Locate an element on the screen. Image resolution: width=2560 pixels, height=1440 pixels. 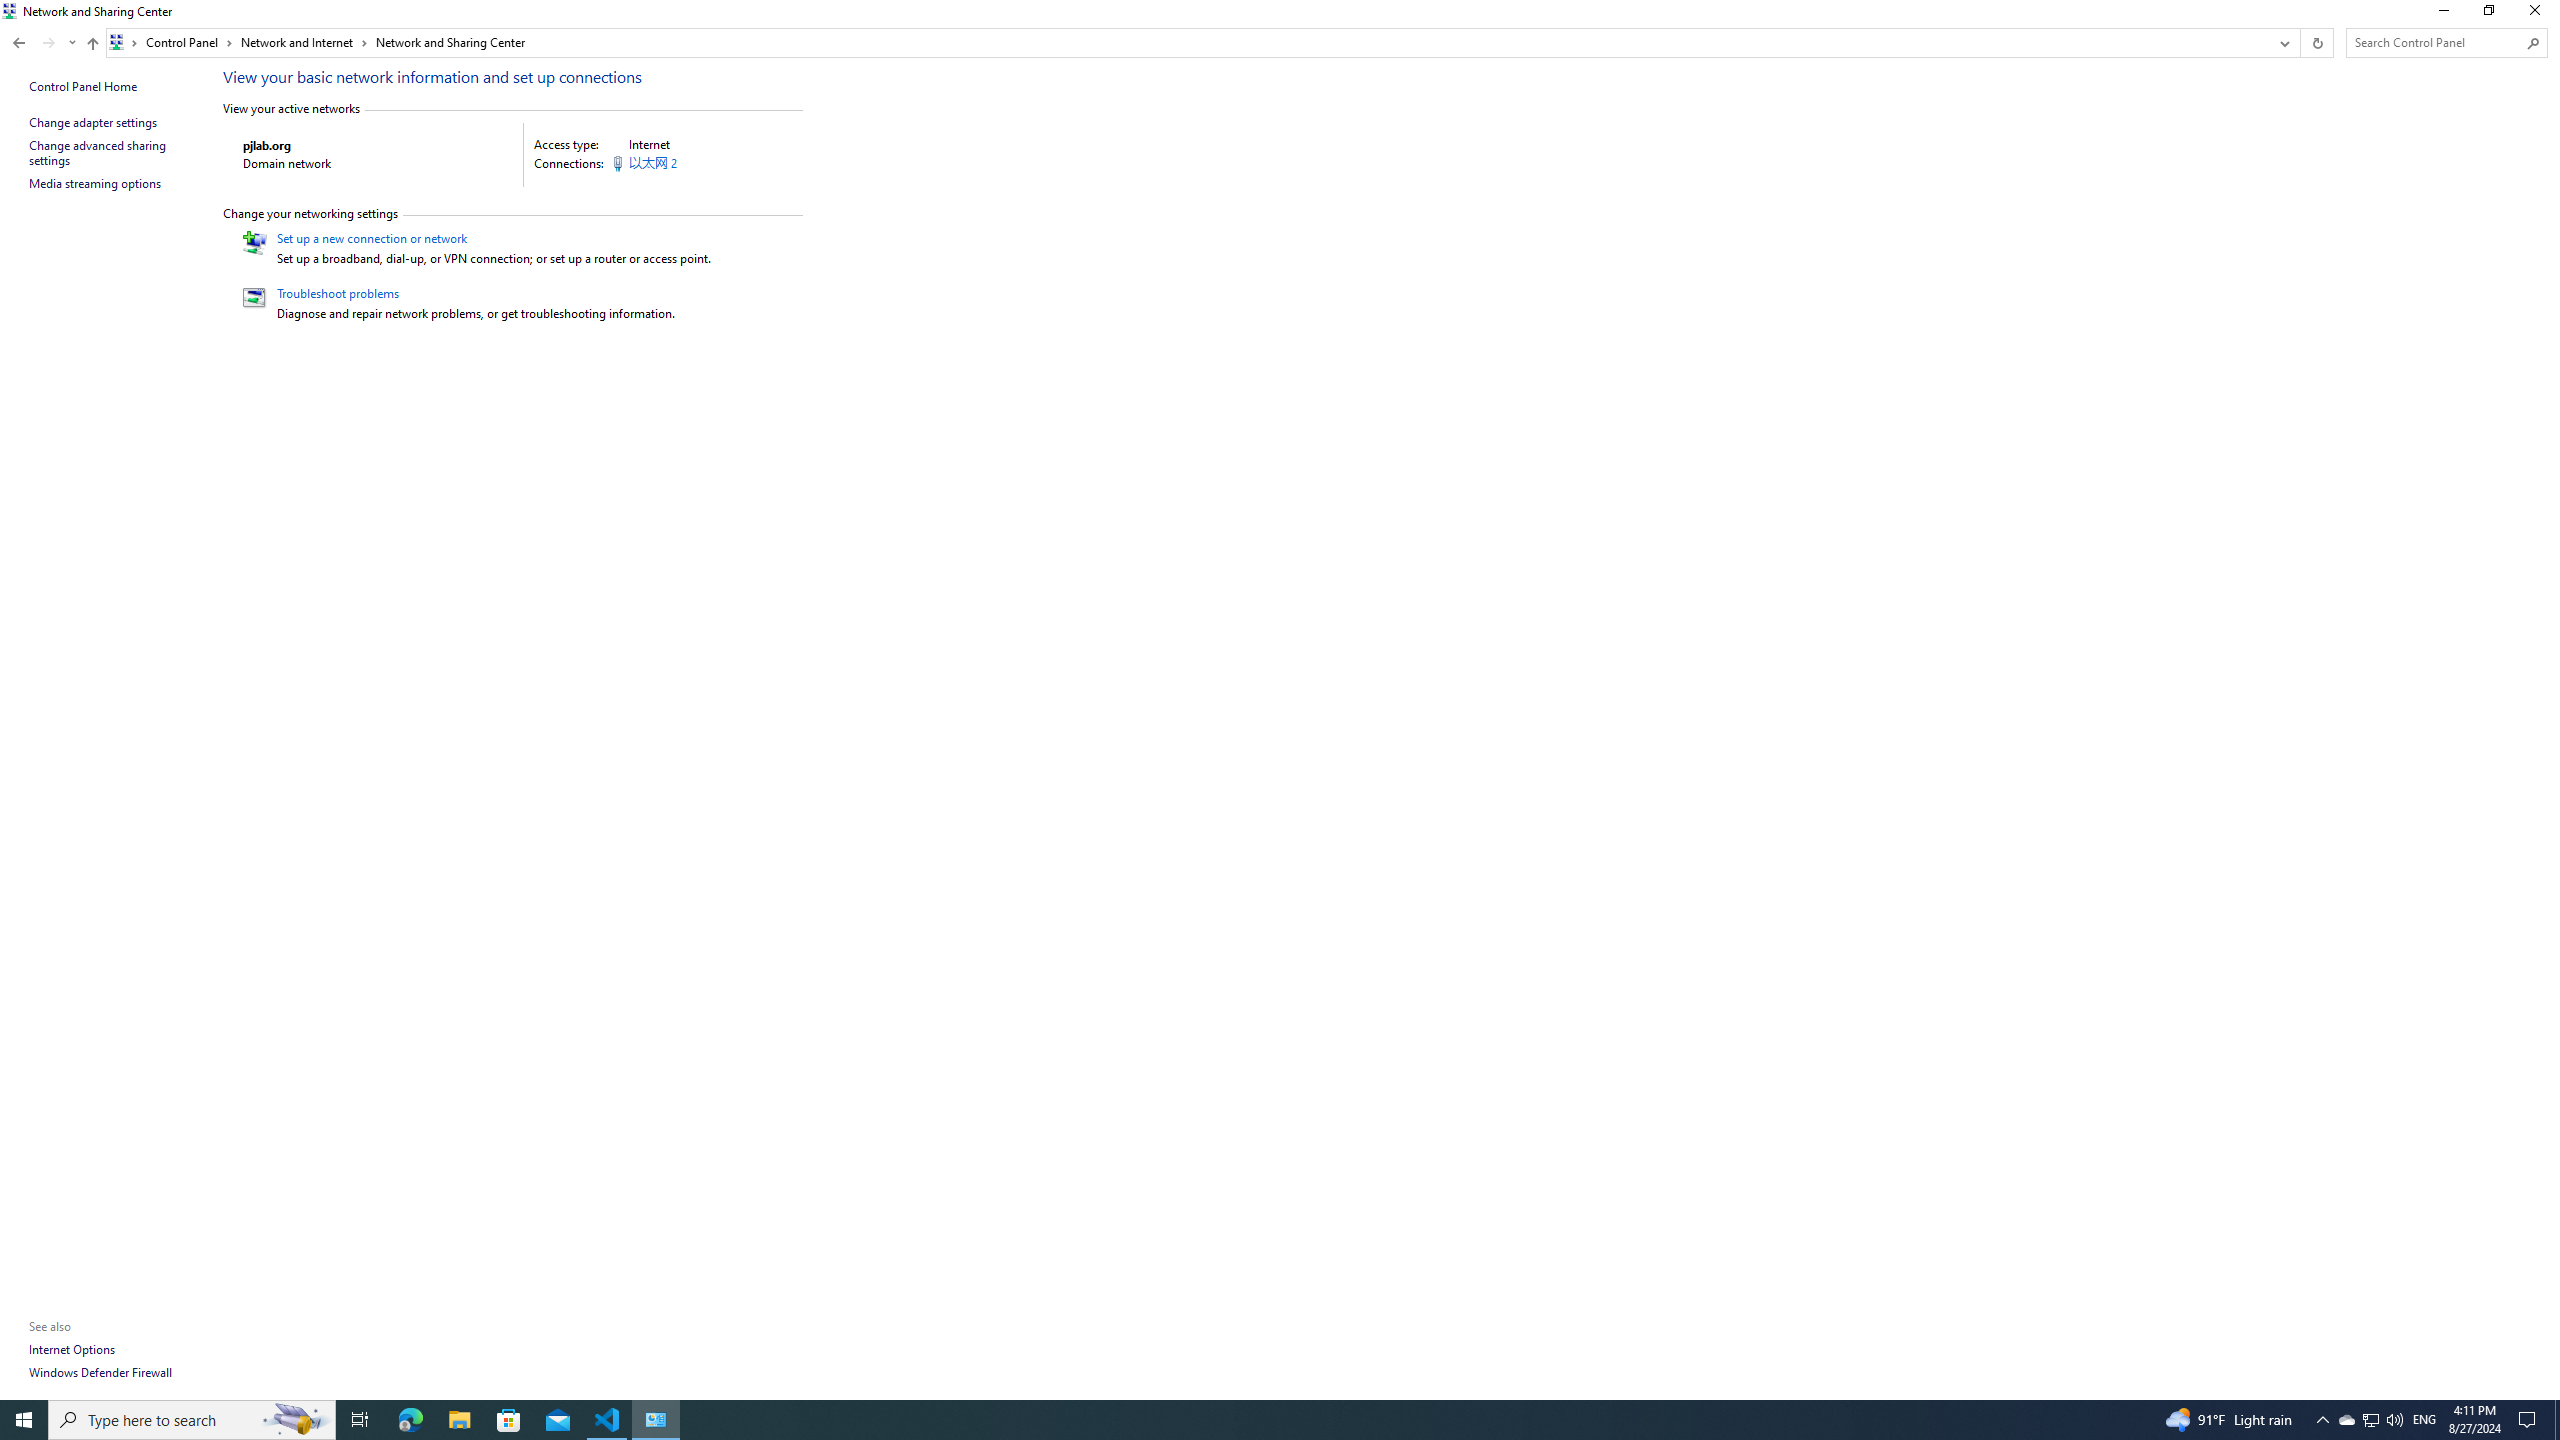
'All locations' is located at coordinates (123, 42).